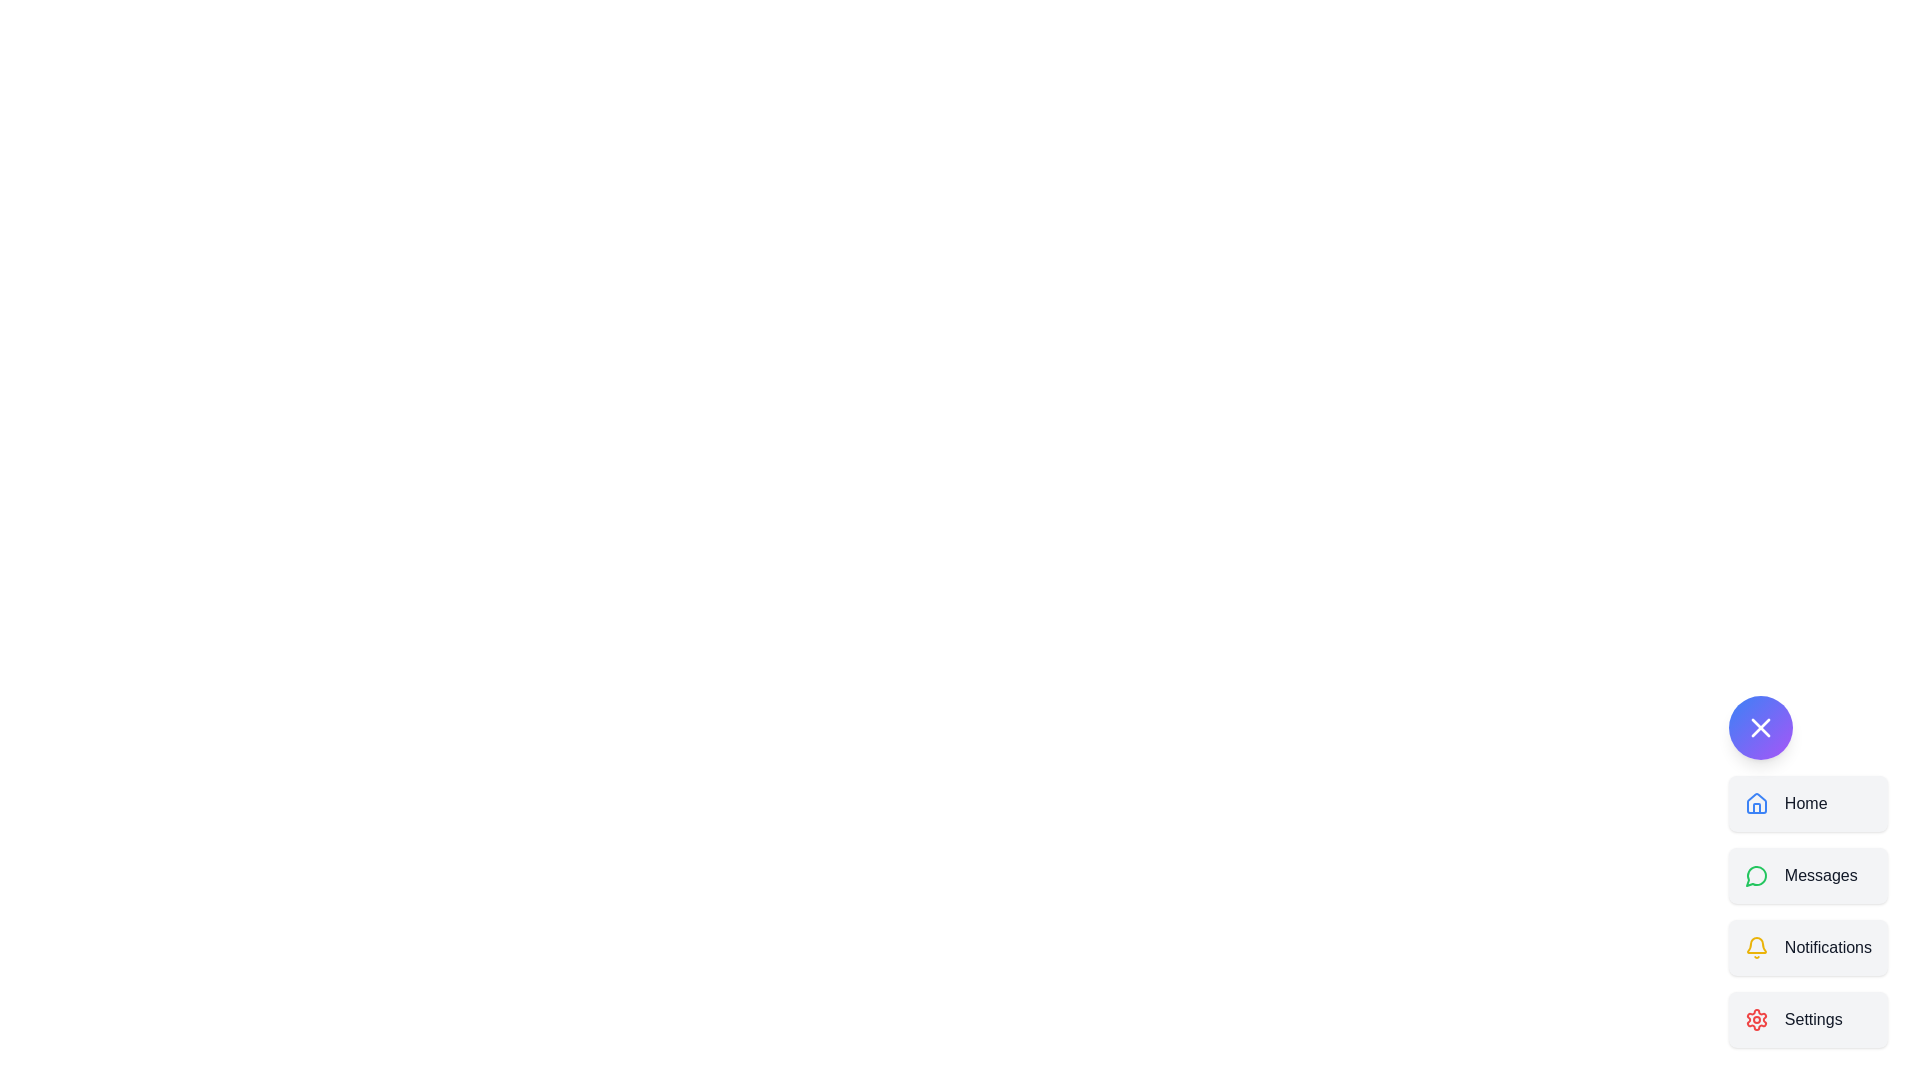 The image size is (1920, 1080). What do you see at coordinates (1760, 728) in the screenshot?
I see `the diagonal cross ('X') icon located at the top right corner of the floating sidebar menu` at bounding box center [1760, 728].